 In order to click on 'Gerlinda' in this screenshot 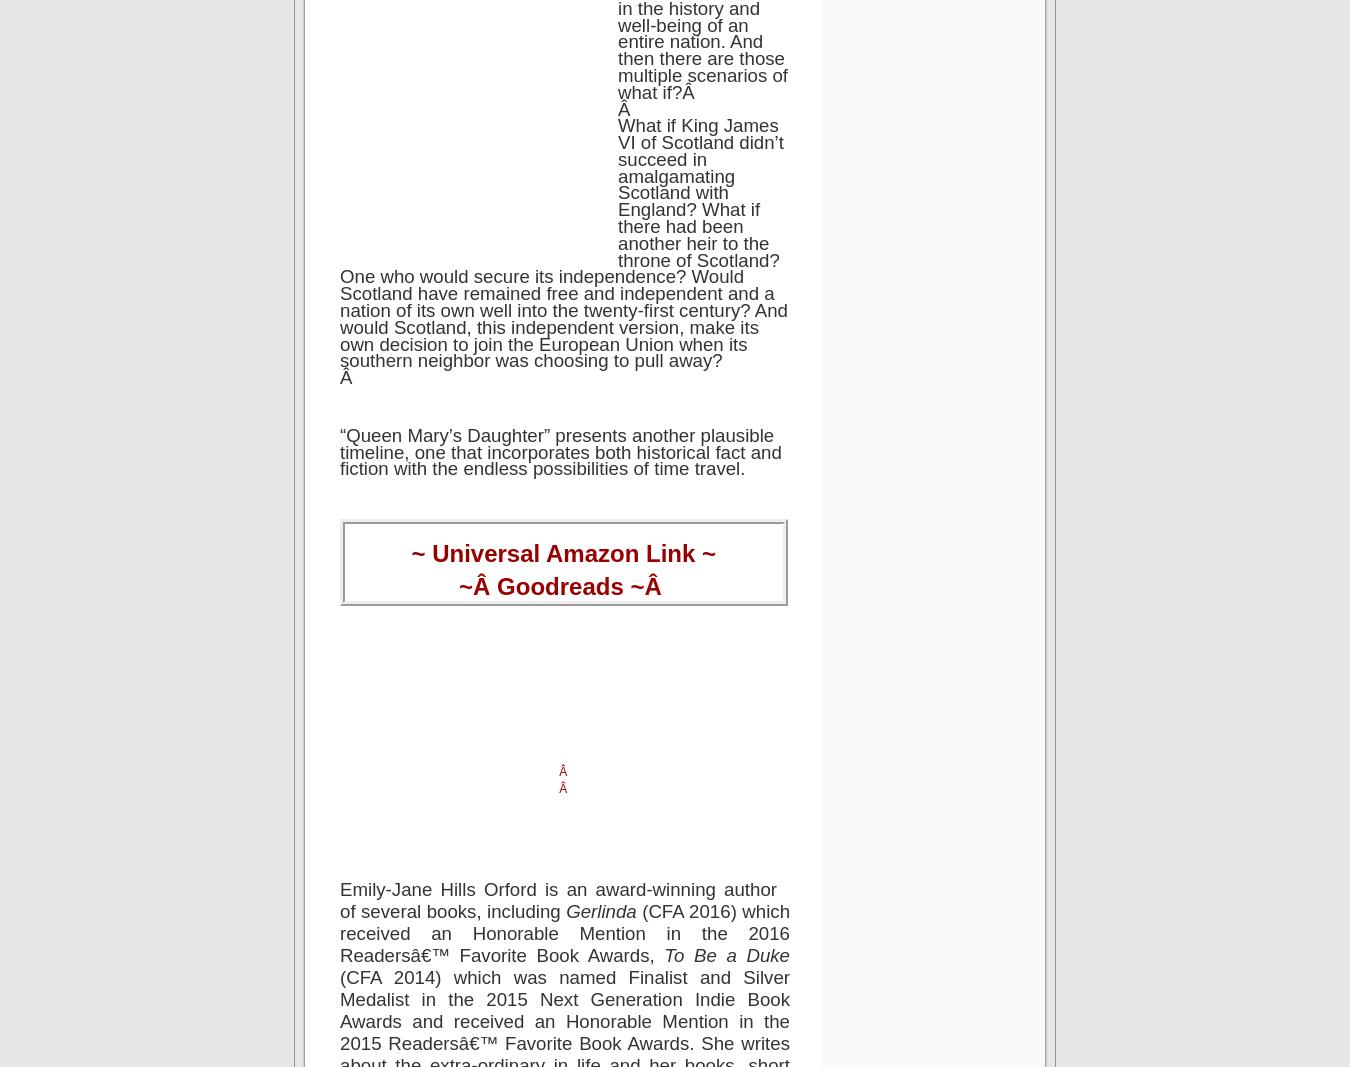, I will do `click(603, 911)`.